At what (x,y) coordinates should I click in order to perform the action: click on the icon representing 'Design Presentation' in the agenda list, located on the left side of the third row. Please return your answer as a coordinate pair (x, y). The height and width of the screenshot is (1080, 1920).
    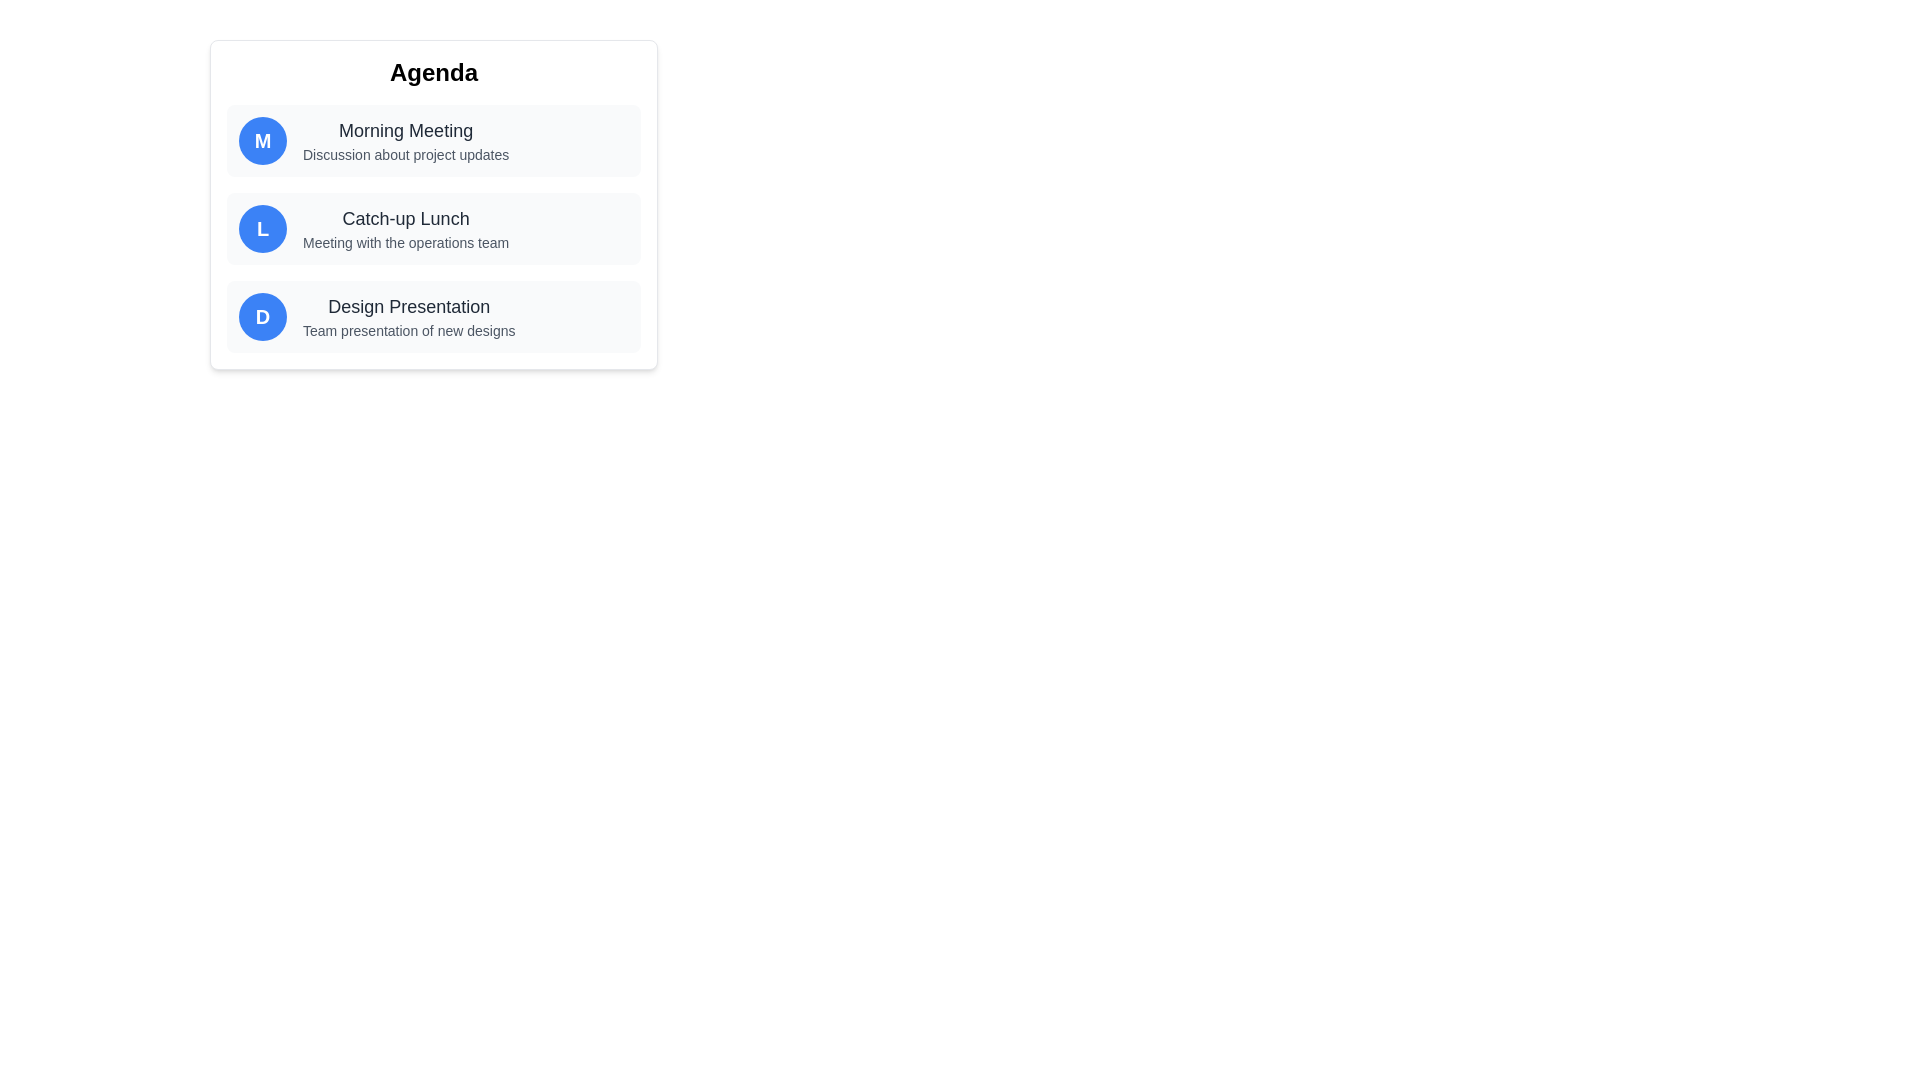
    Looking at the image, I should click on (262, 315).